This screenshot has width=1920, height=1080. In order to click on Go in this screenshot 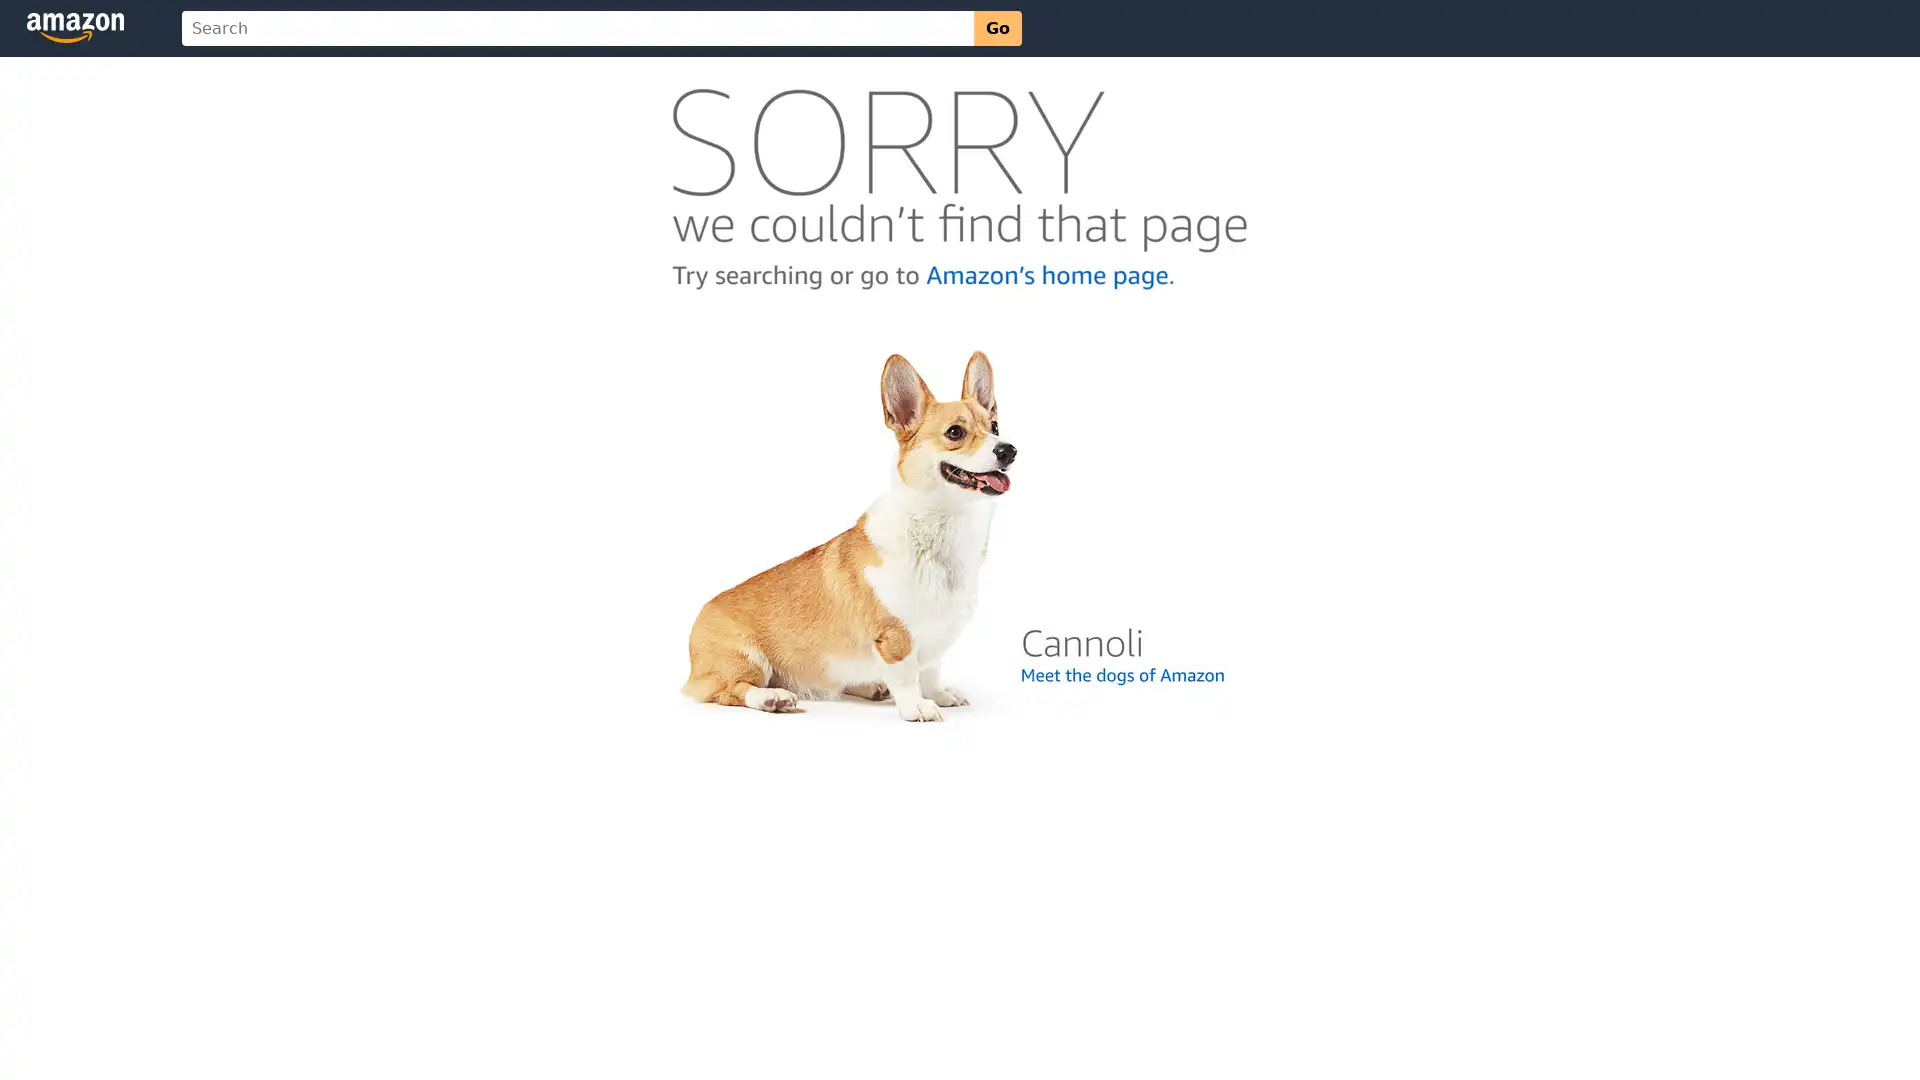, I will do `click(998, 28)`.